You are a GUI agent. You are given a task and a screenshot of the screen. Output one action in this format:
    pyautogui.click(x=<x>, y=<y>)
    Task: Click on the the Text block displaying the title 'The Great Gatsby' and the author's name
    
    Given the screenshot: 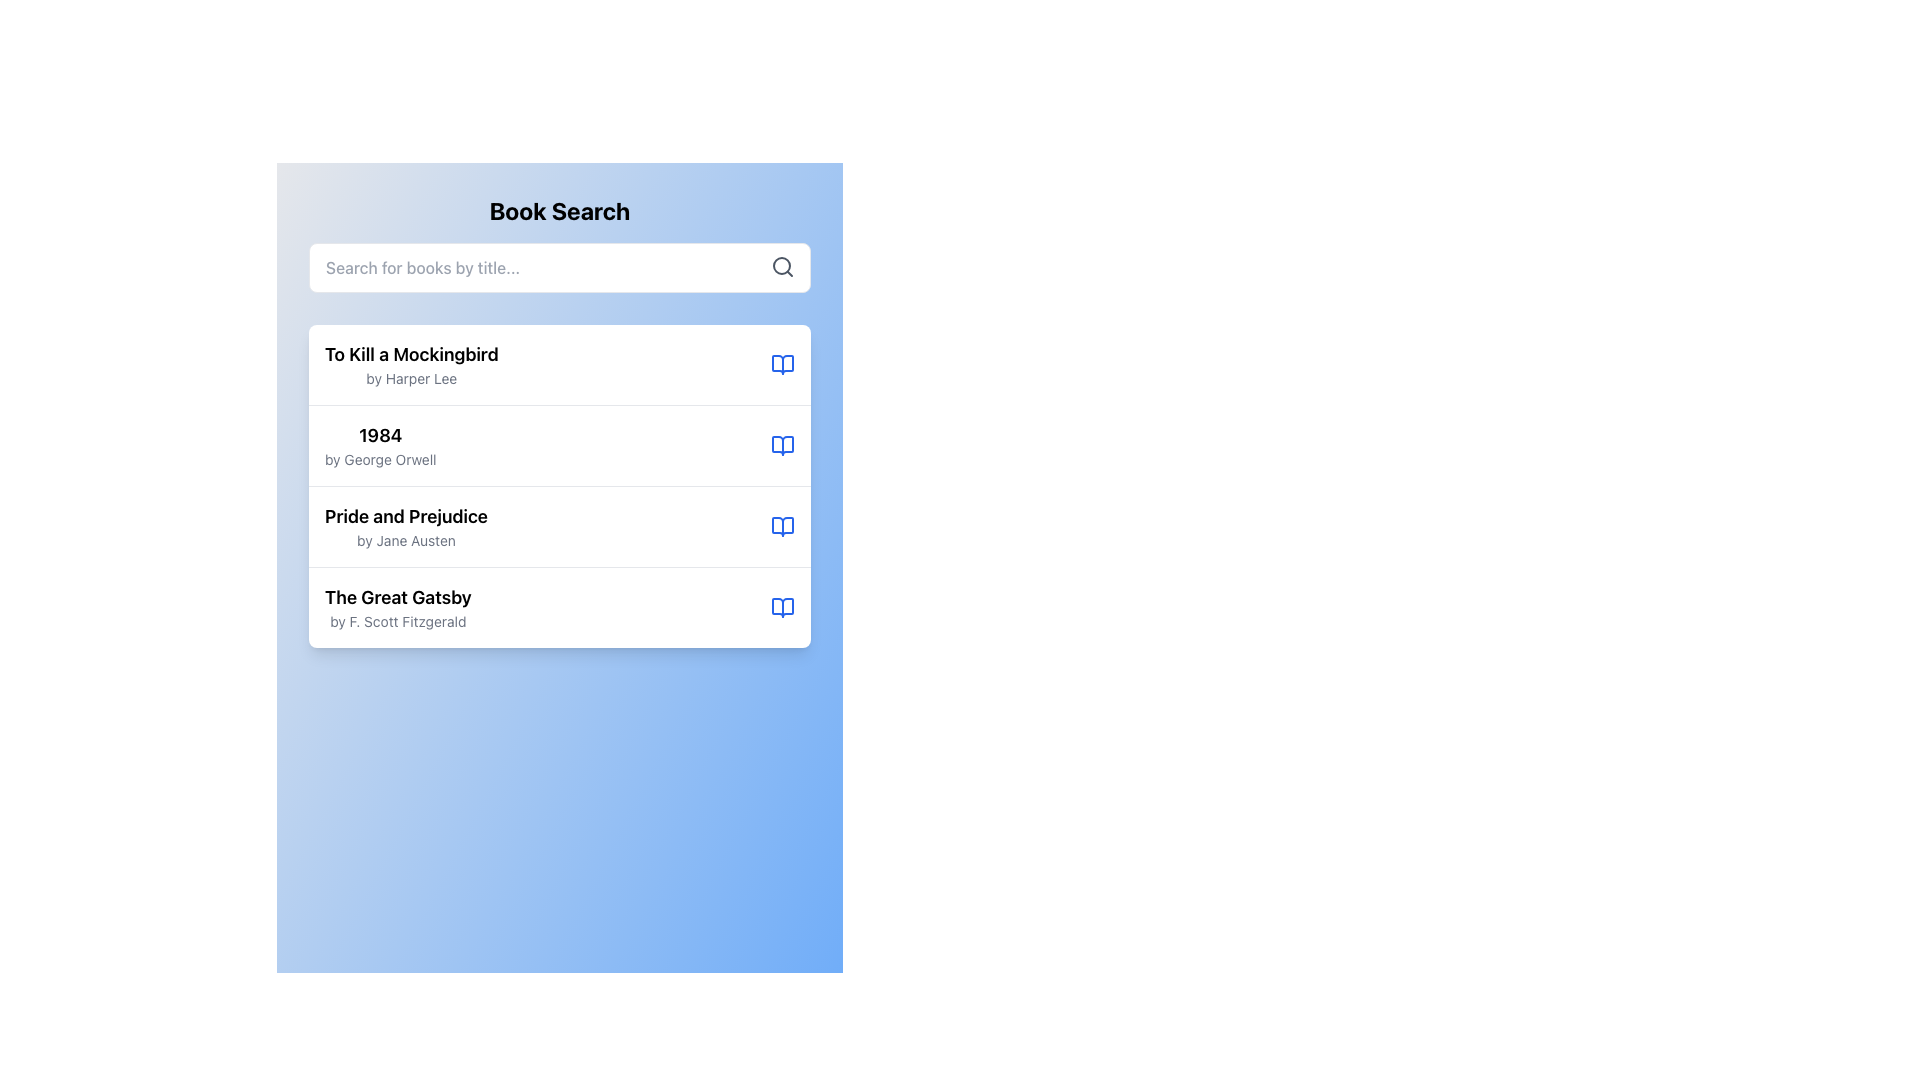 What is the action you would take?
    pyautogui.click(x=398, y=607)
    